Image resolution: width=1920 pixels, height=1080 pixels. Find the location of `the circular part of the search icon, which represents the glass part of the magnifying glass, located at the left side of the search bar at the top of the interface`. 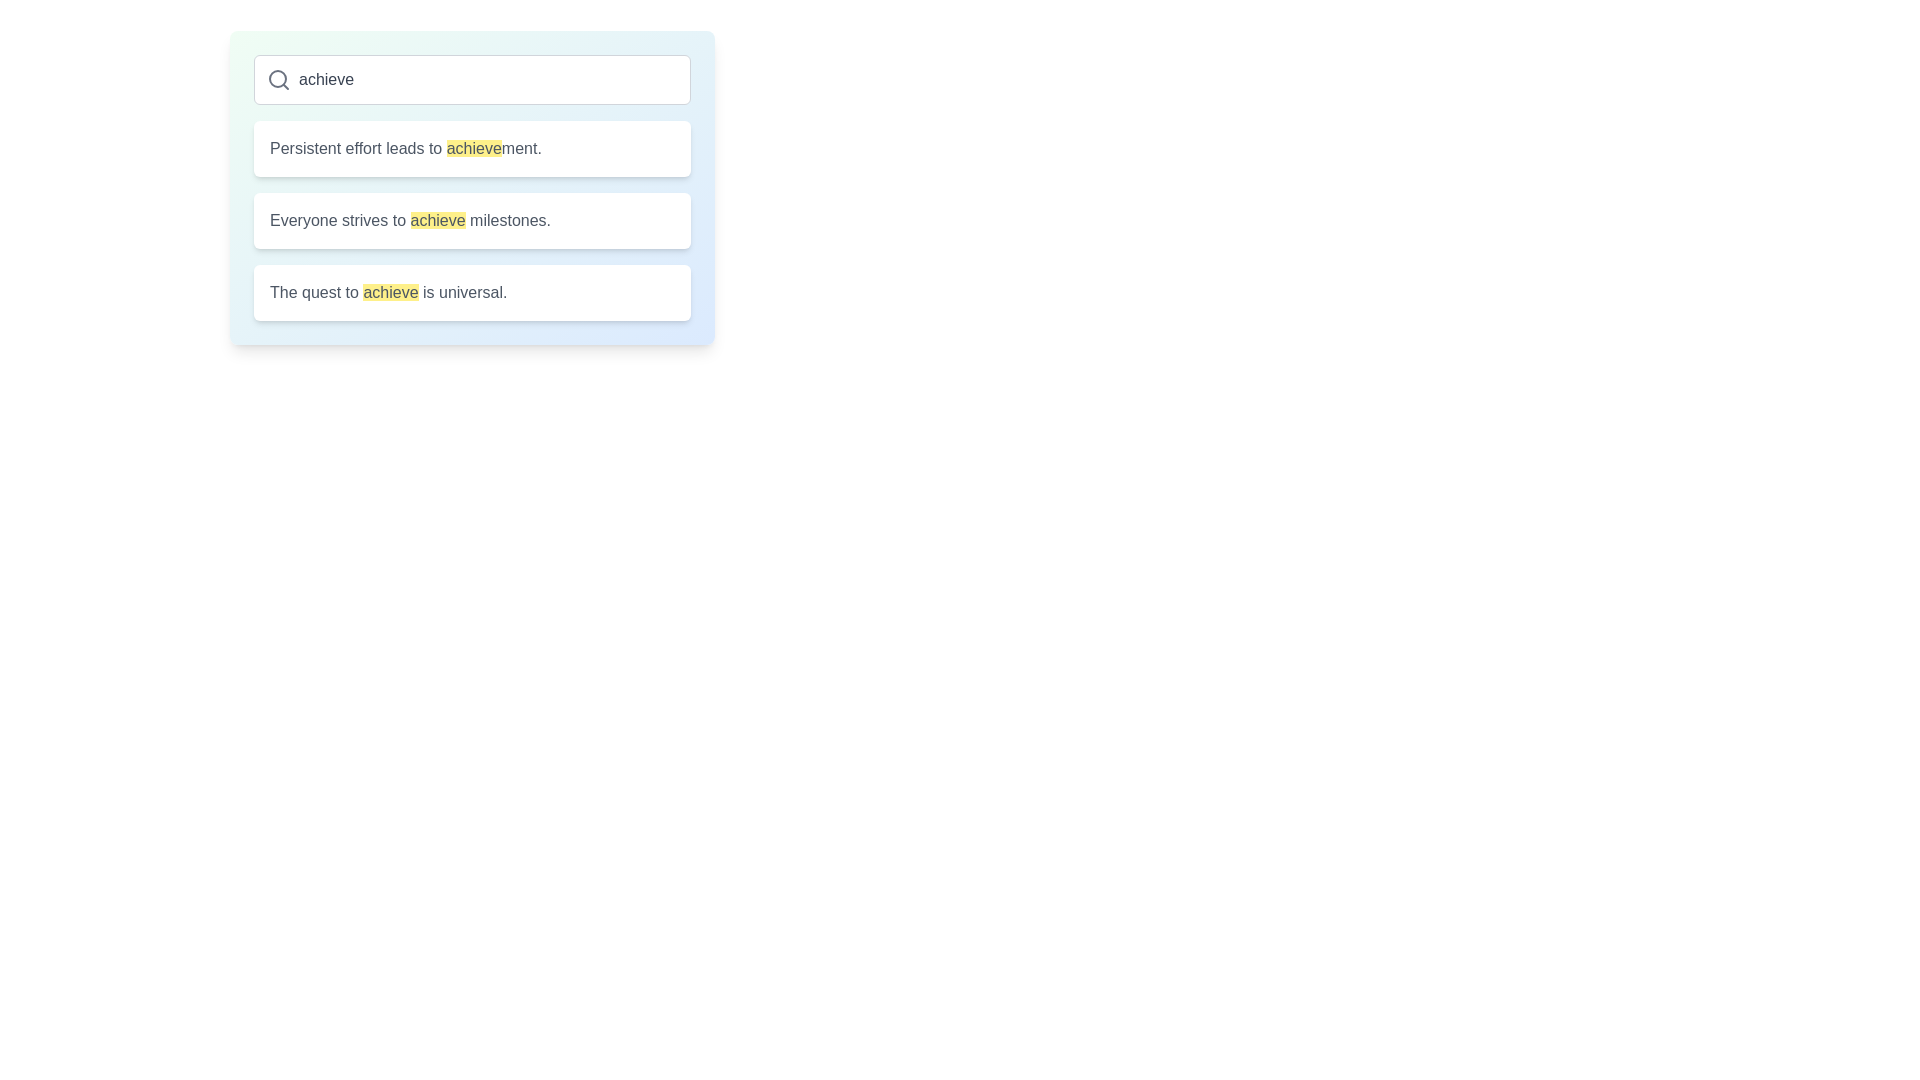

the circular part of the search icon, which represents the glass part of the magnifying glass, located at the left side of the search bar at the top of the interface is located at coordinates (277, 77).